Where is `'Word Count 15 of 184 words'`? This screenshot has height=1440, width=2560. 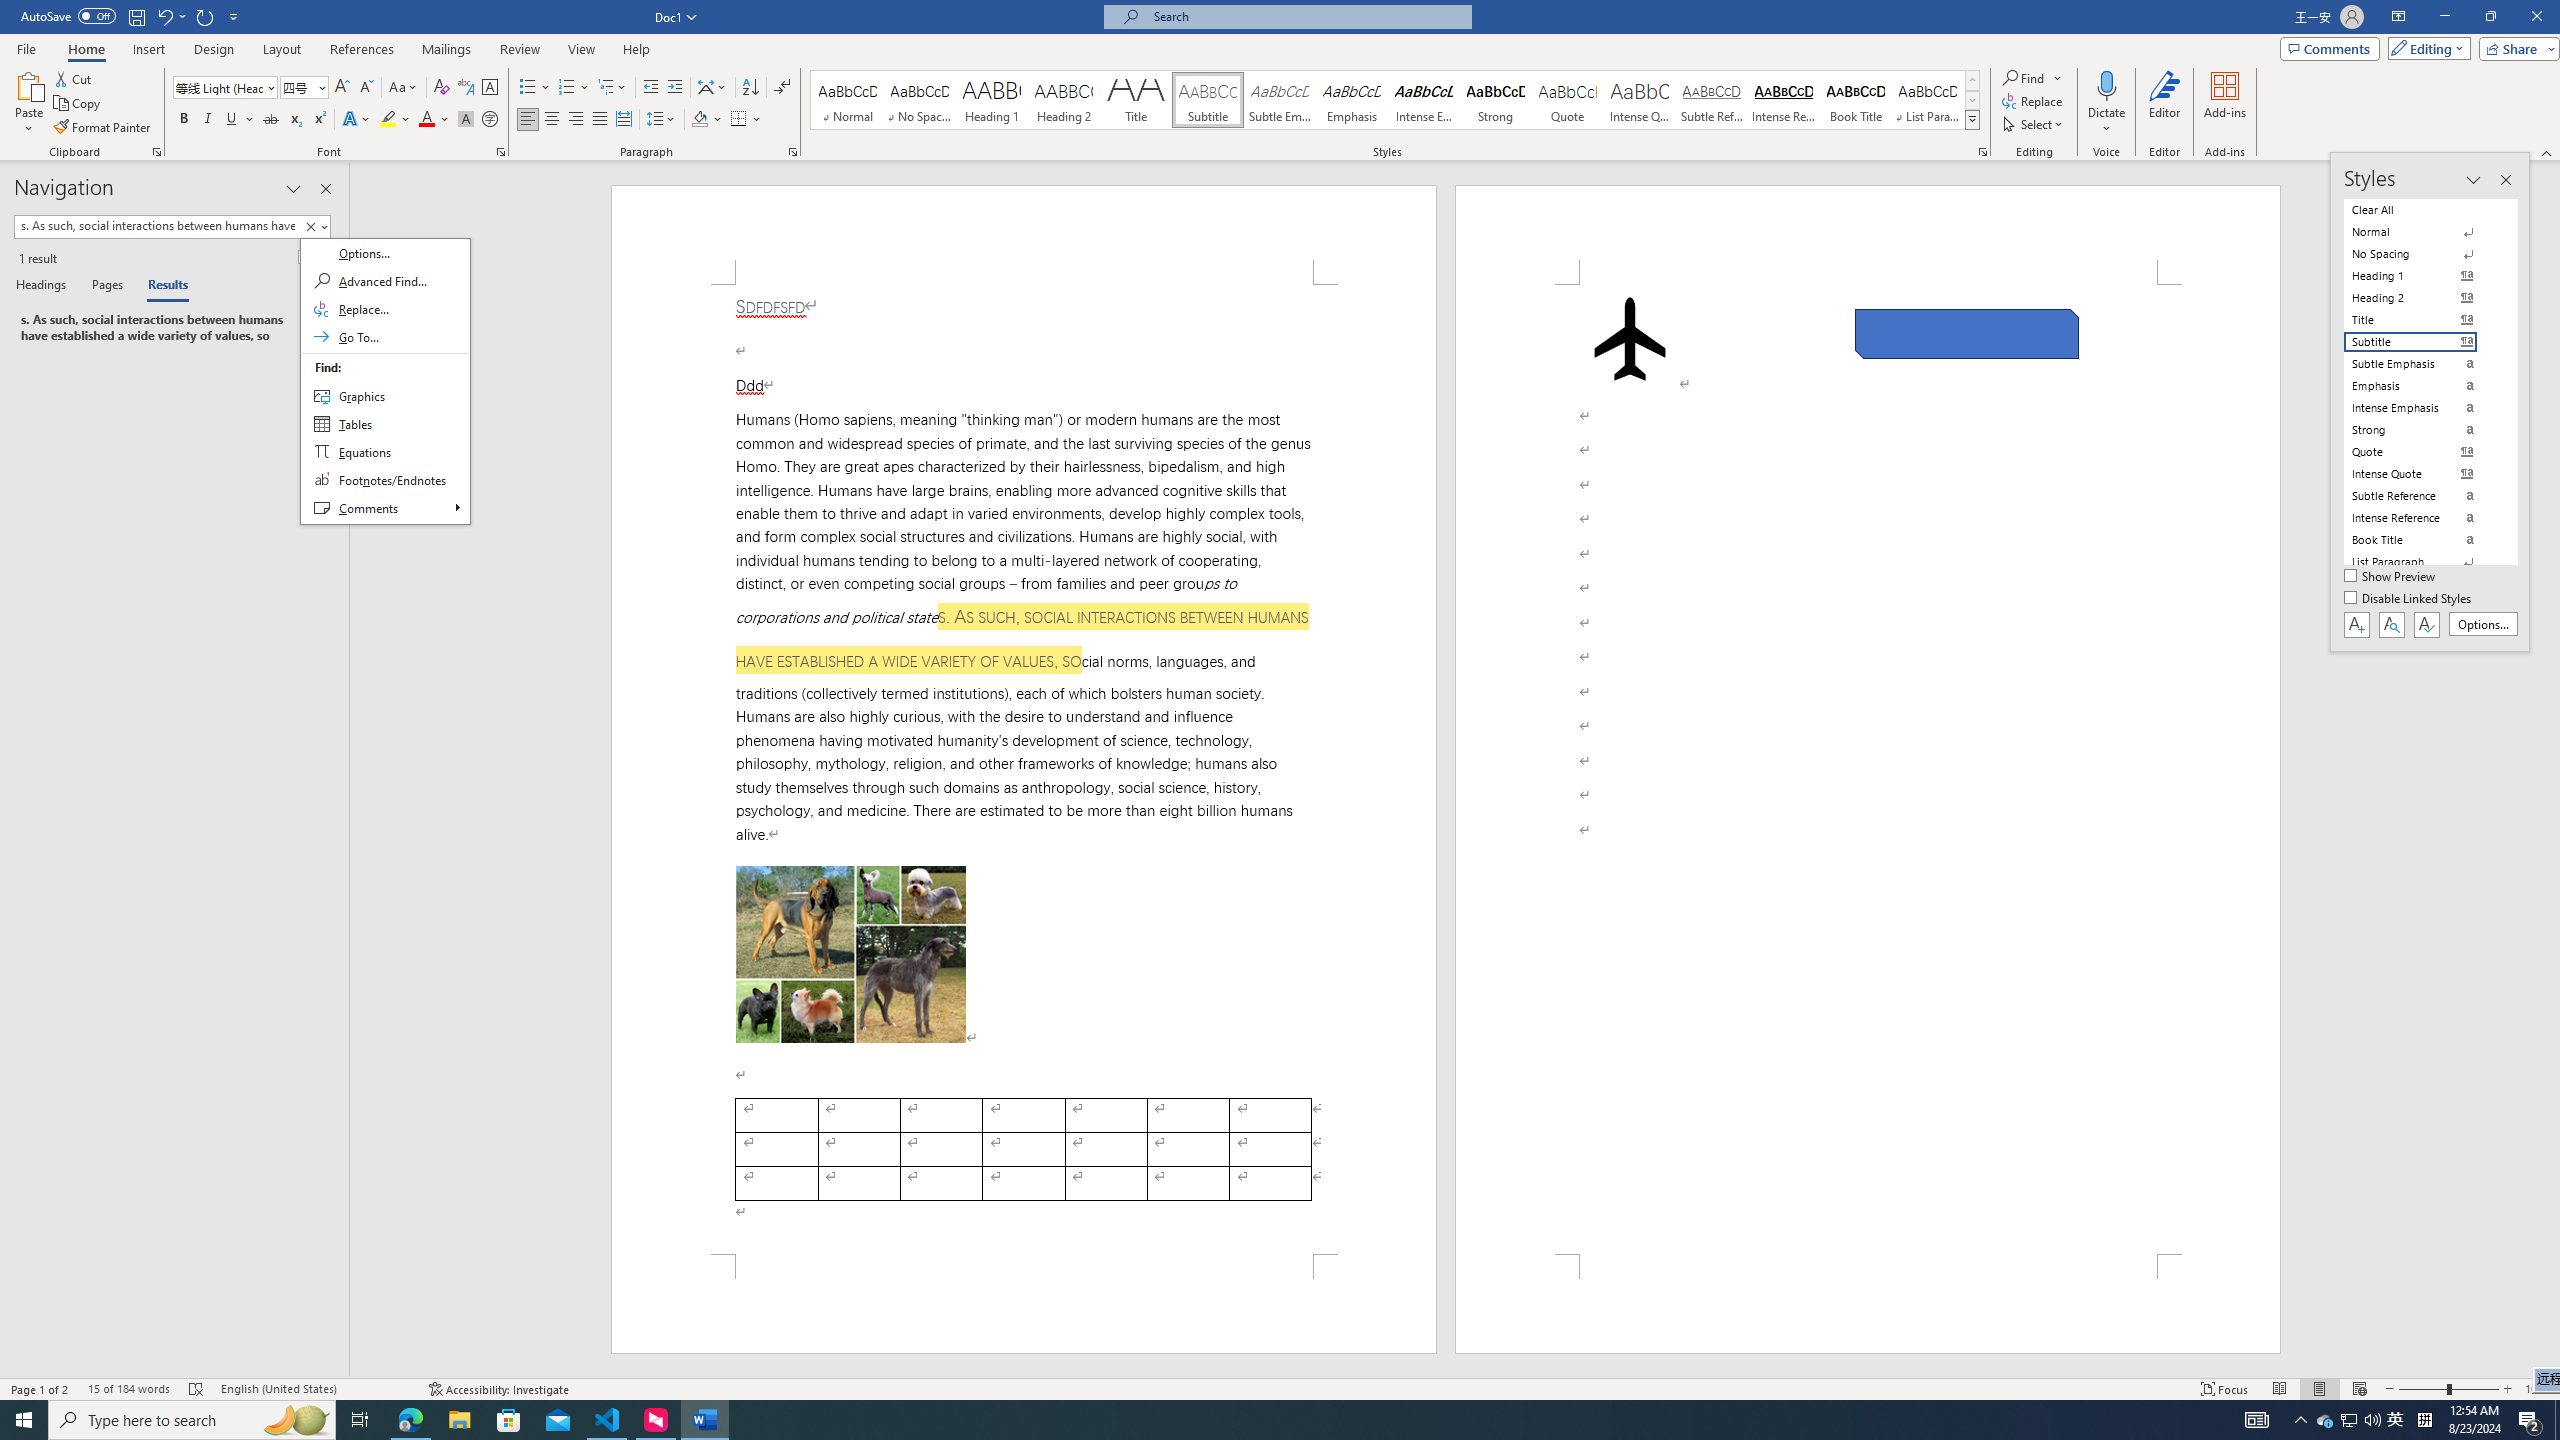 'Word Count 15 of 184 words' is located at coordinates (129, 1389).